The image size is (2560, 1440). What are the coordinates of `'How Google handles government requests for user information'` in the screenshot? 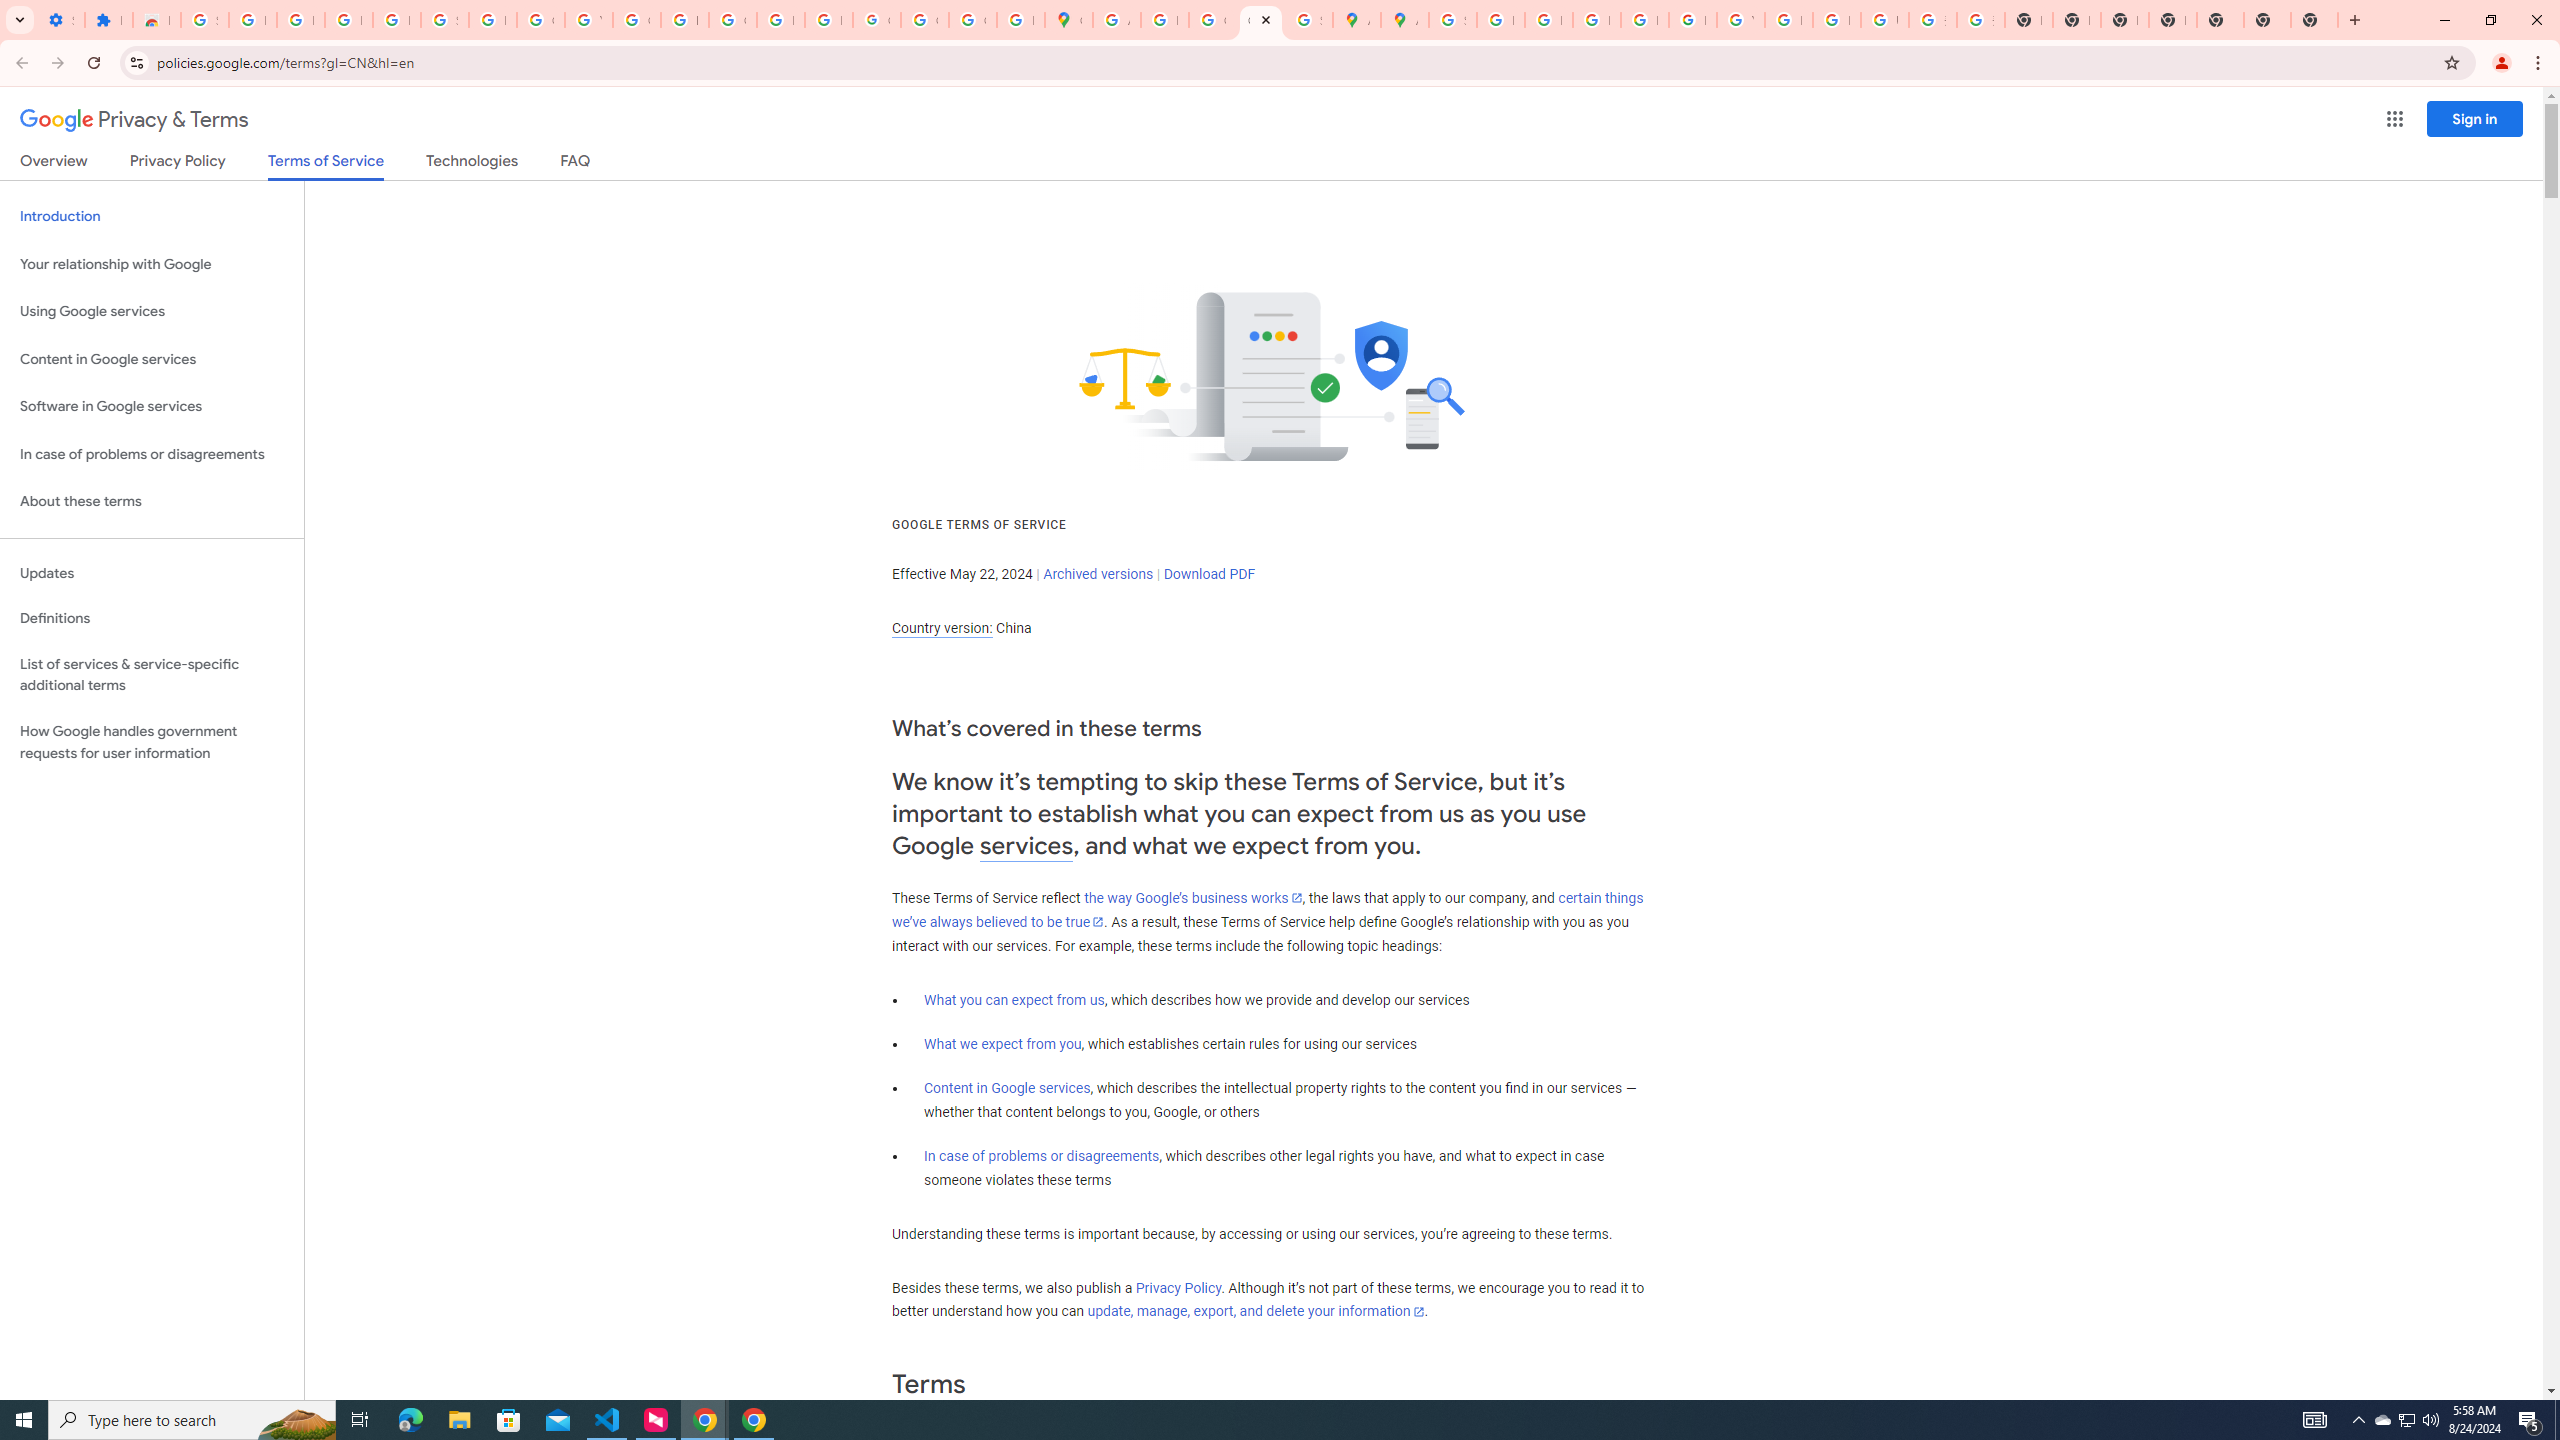 It's located at (151, 742).